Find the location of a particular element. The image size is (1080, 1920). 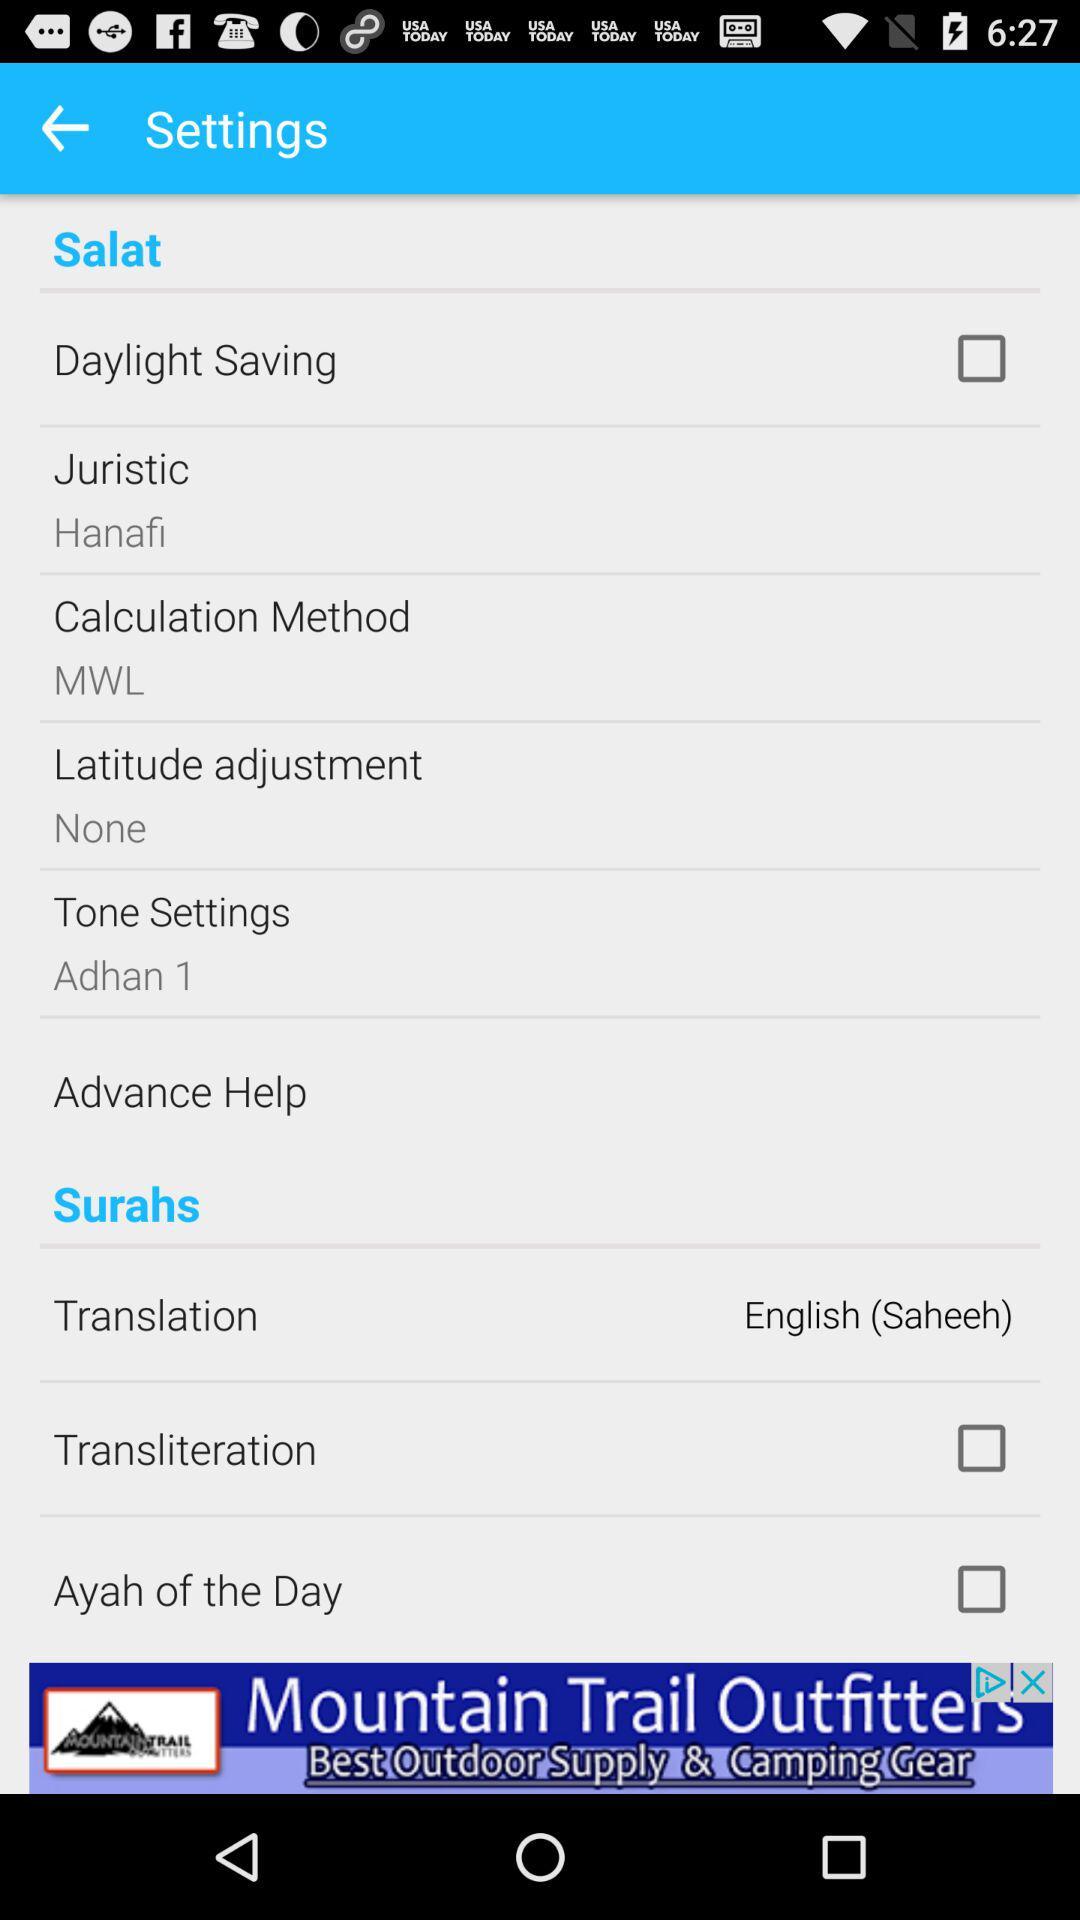

advertisement page is located at coordinates (540, 1727).